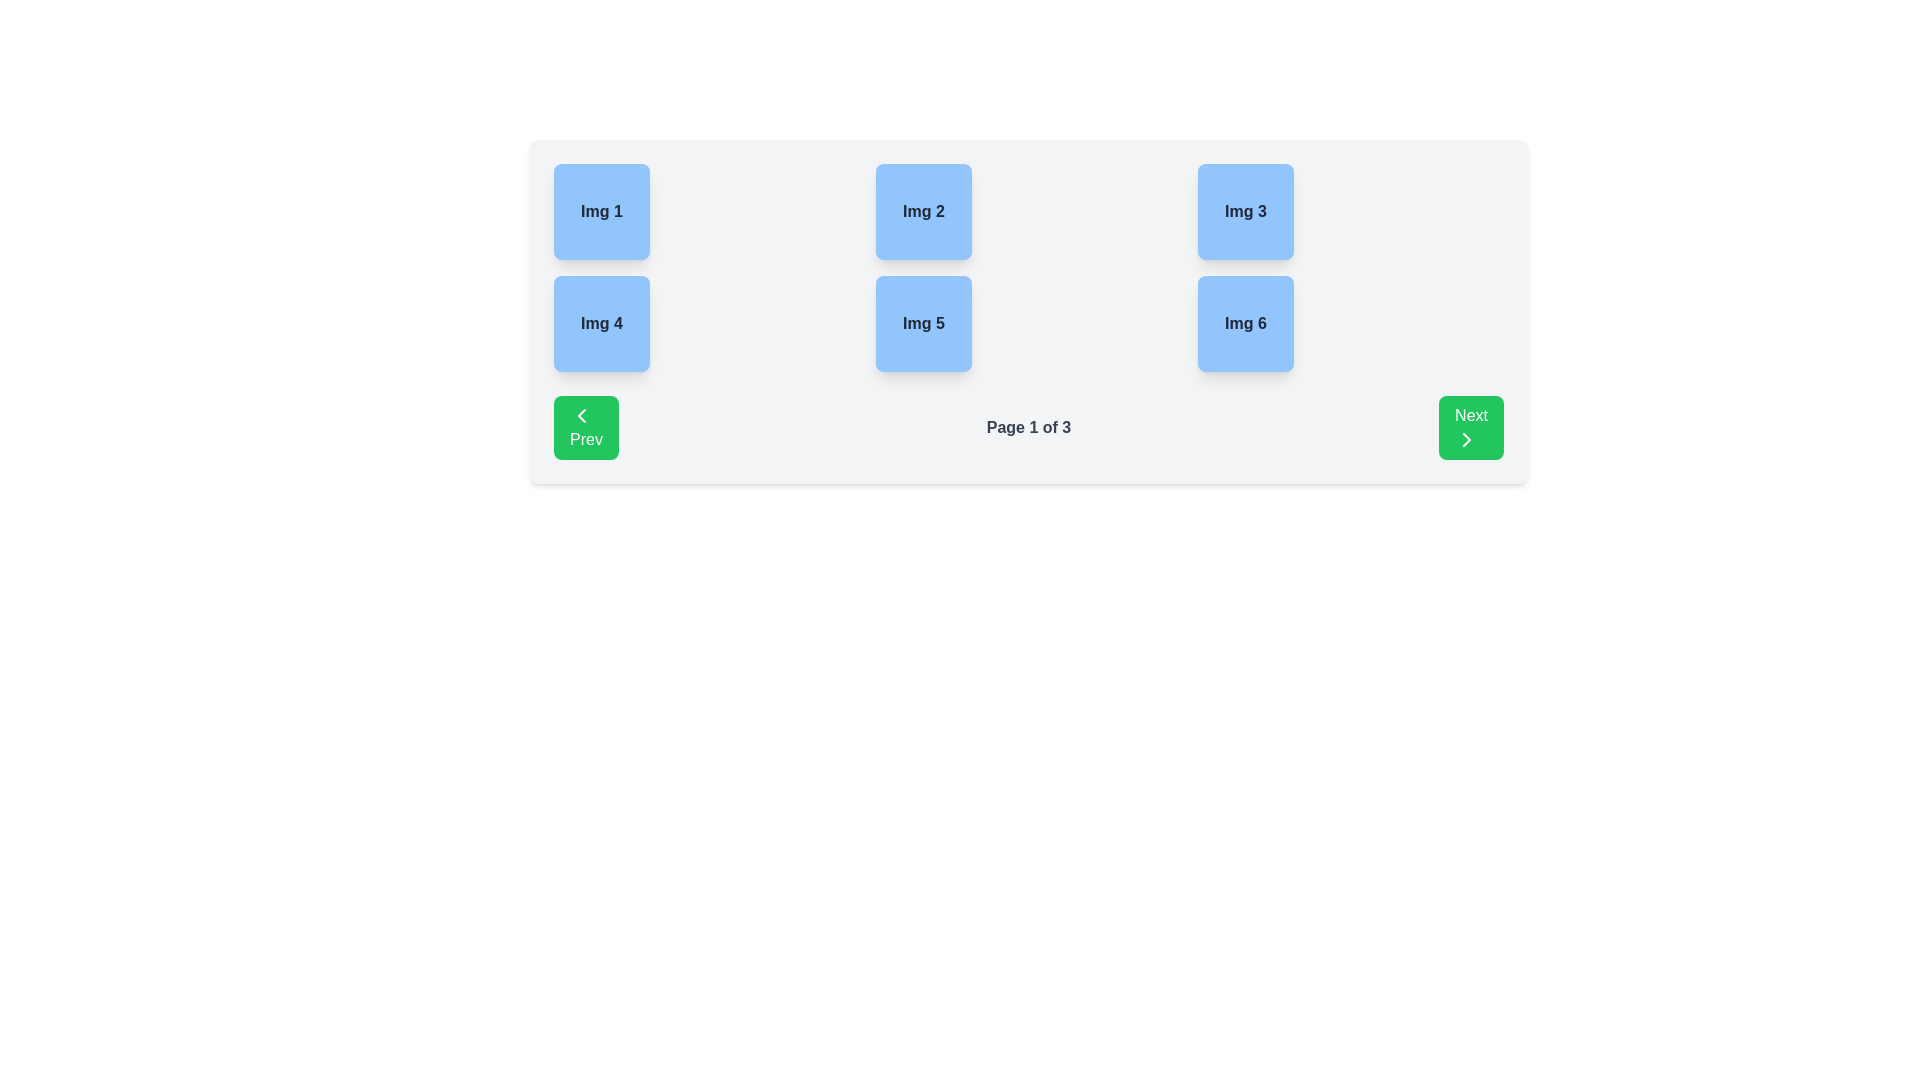 The image size is (1920, 1080). I want to click on the backward navigation icon located within the 'Prev' button at the bottom left corner of the interface, so click(580, 415).